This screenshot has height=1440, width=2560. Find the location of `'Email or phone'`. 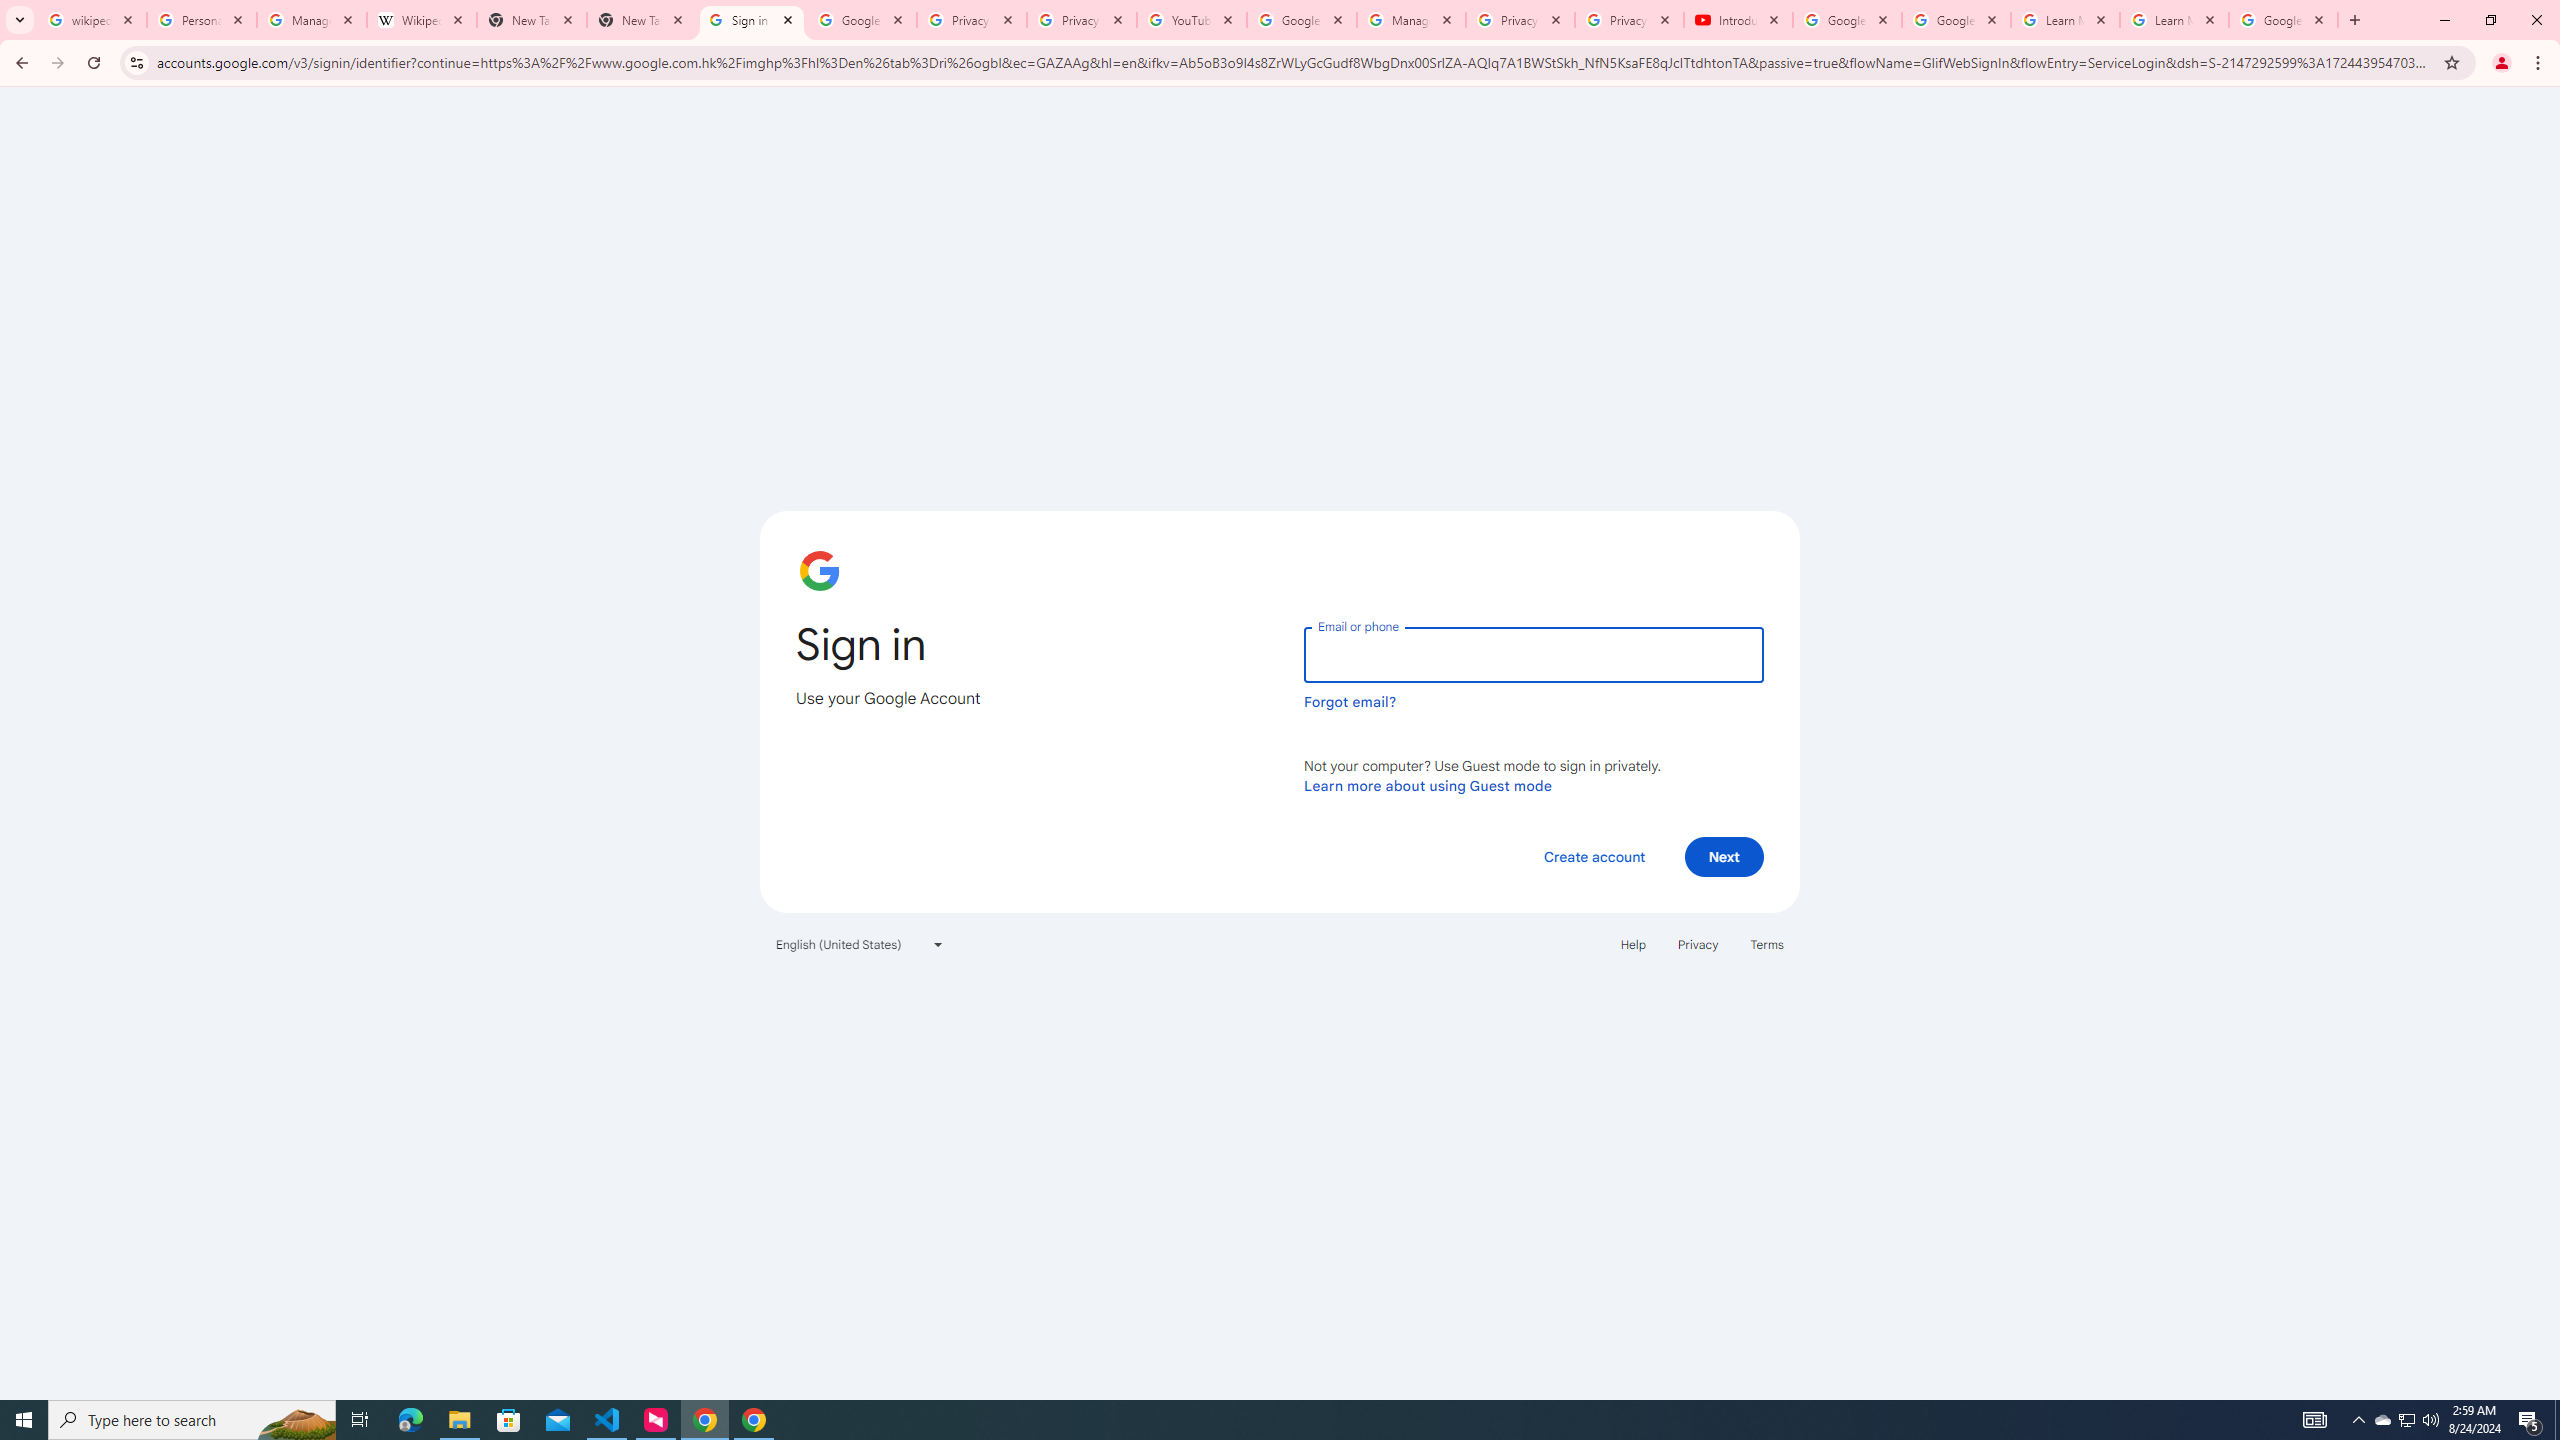

'Email or phone' is located at coordinates (1532, 654).